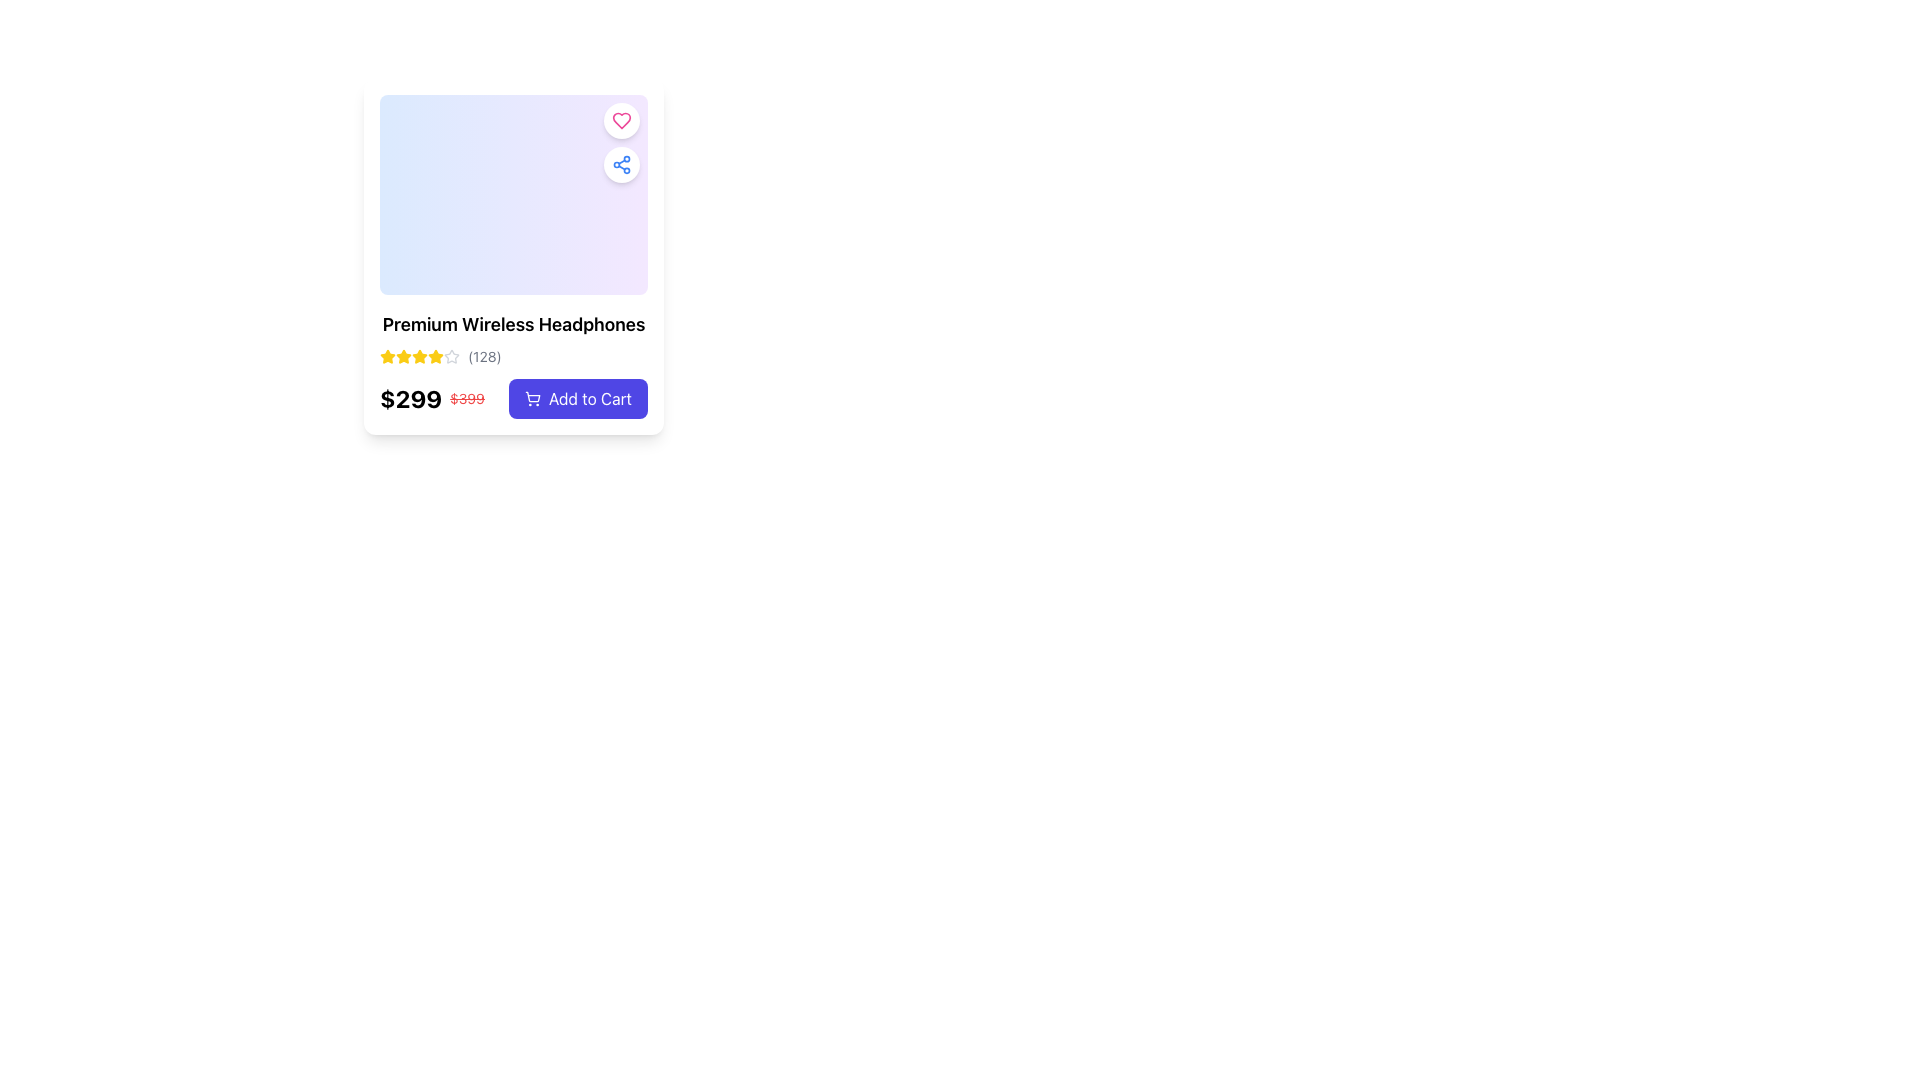 The height and width of the screenshot is (1080, 1920). What do you see at coordinates (532, 397) in the screenshot?
I see `the shopping cart icon, which is a stylized vector graphic with a handle and wheels` at bounding box center [532, 397].